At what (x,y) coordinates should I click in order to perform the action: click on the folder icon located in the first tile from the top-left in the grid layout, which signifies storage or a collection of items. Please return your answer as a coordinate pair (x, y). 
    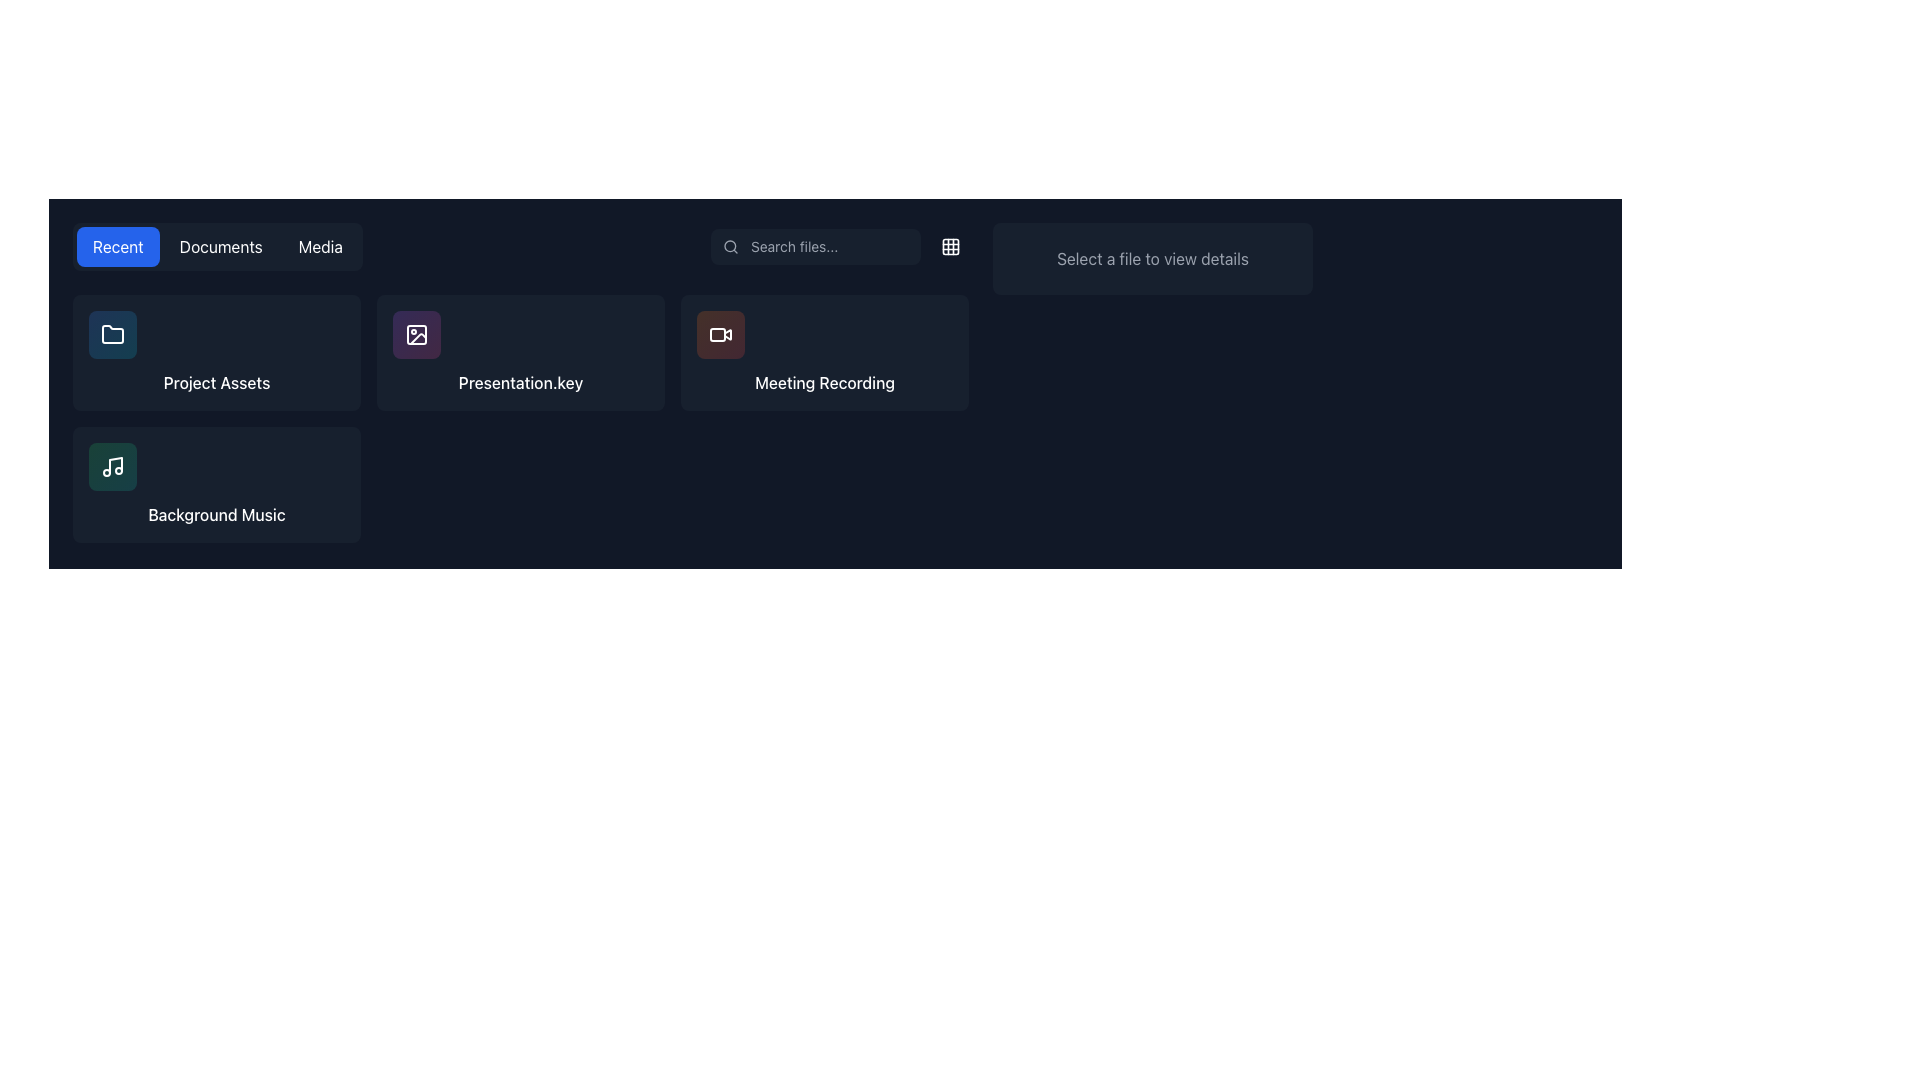
    Looking at the image, I should click on (112, 334).